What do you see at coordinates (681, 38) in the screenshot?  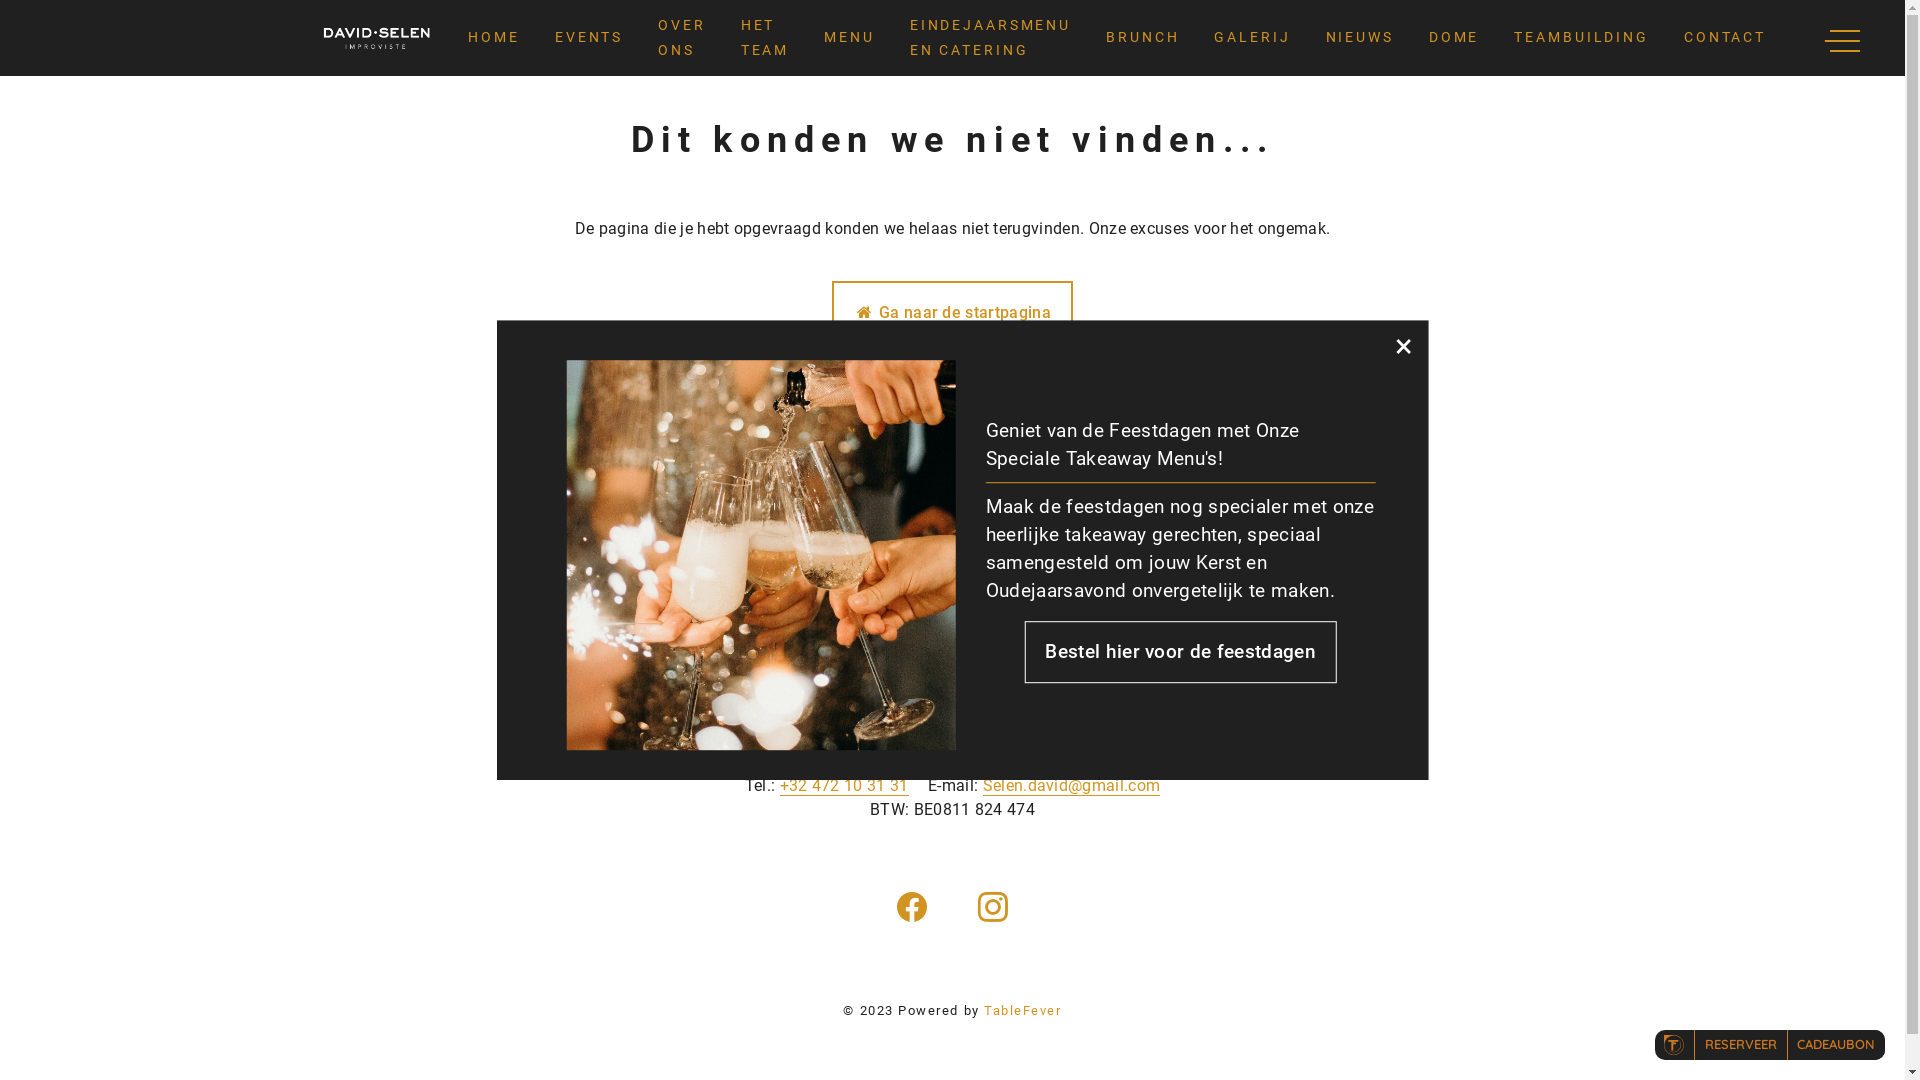 I see `'OVER ONS'` at bounding box center [681, 38].